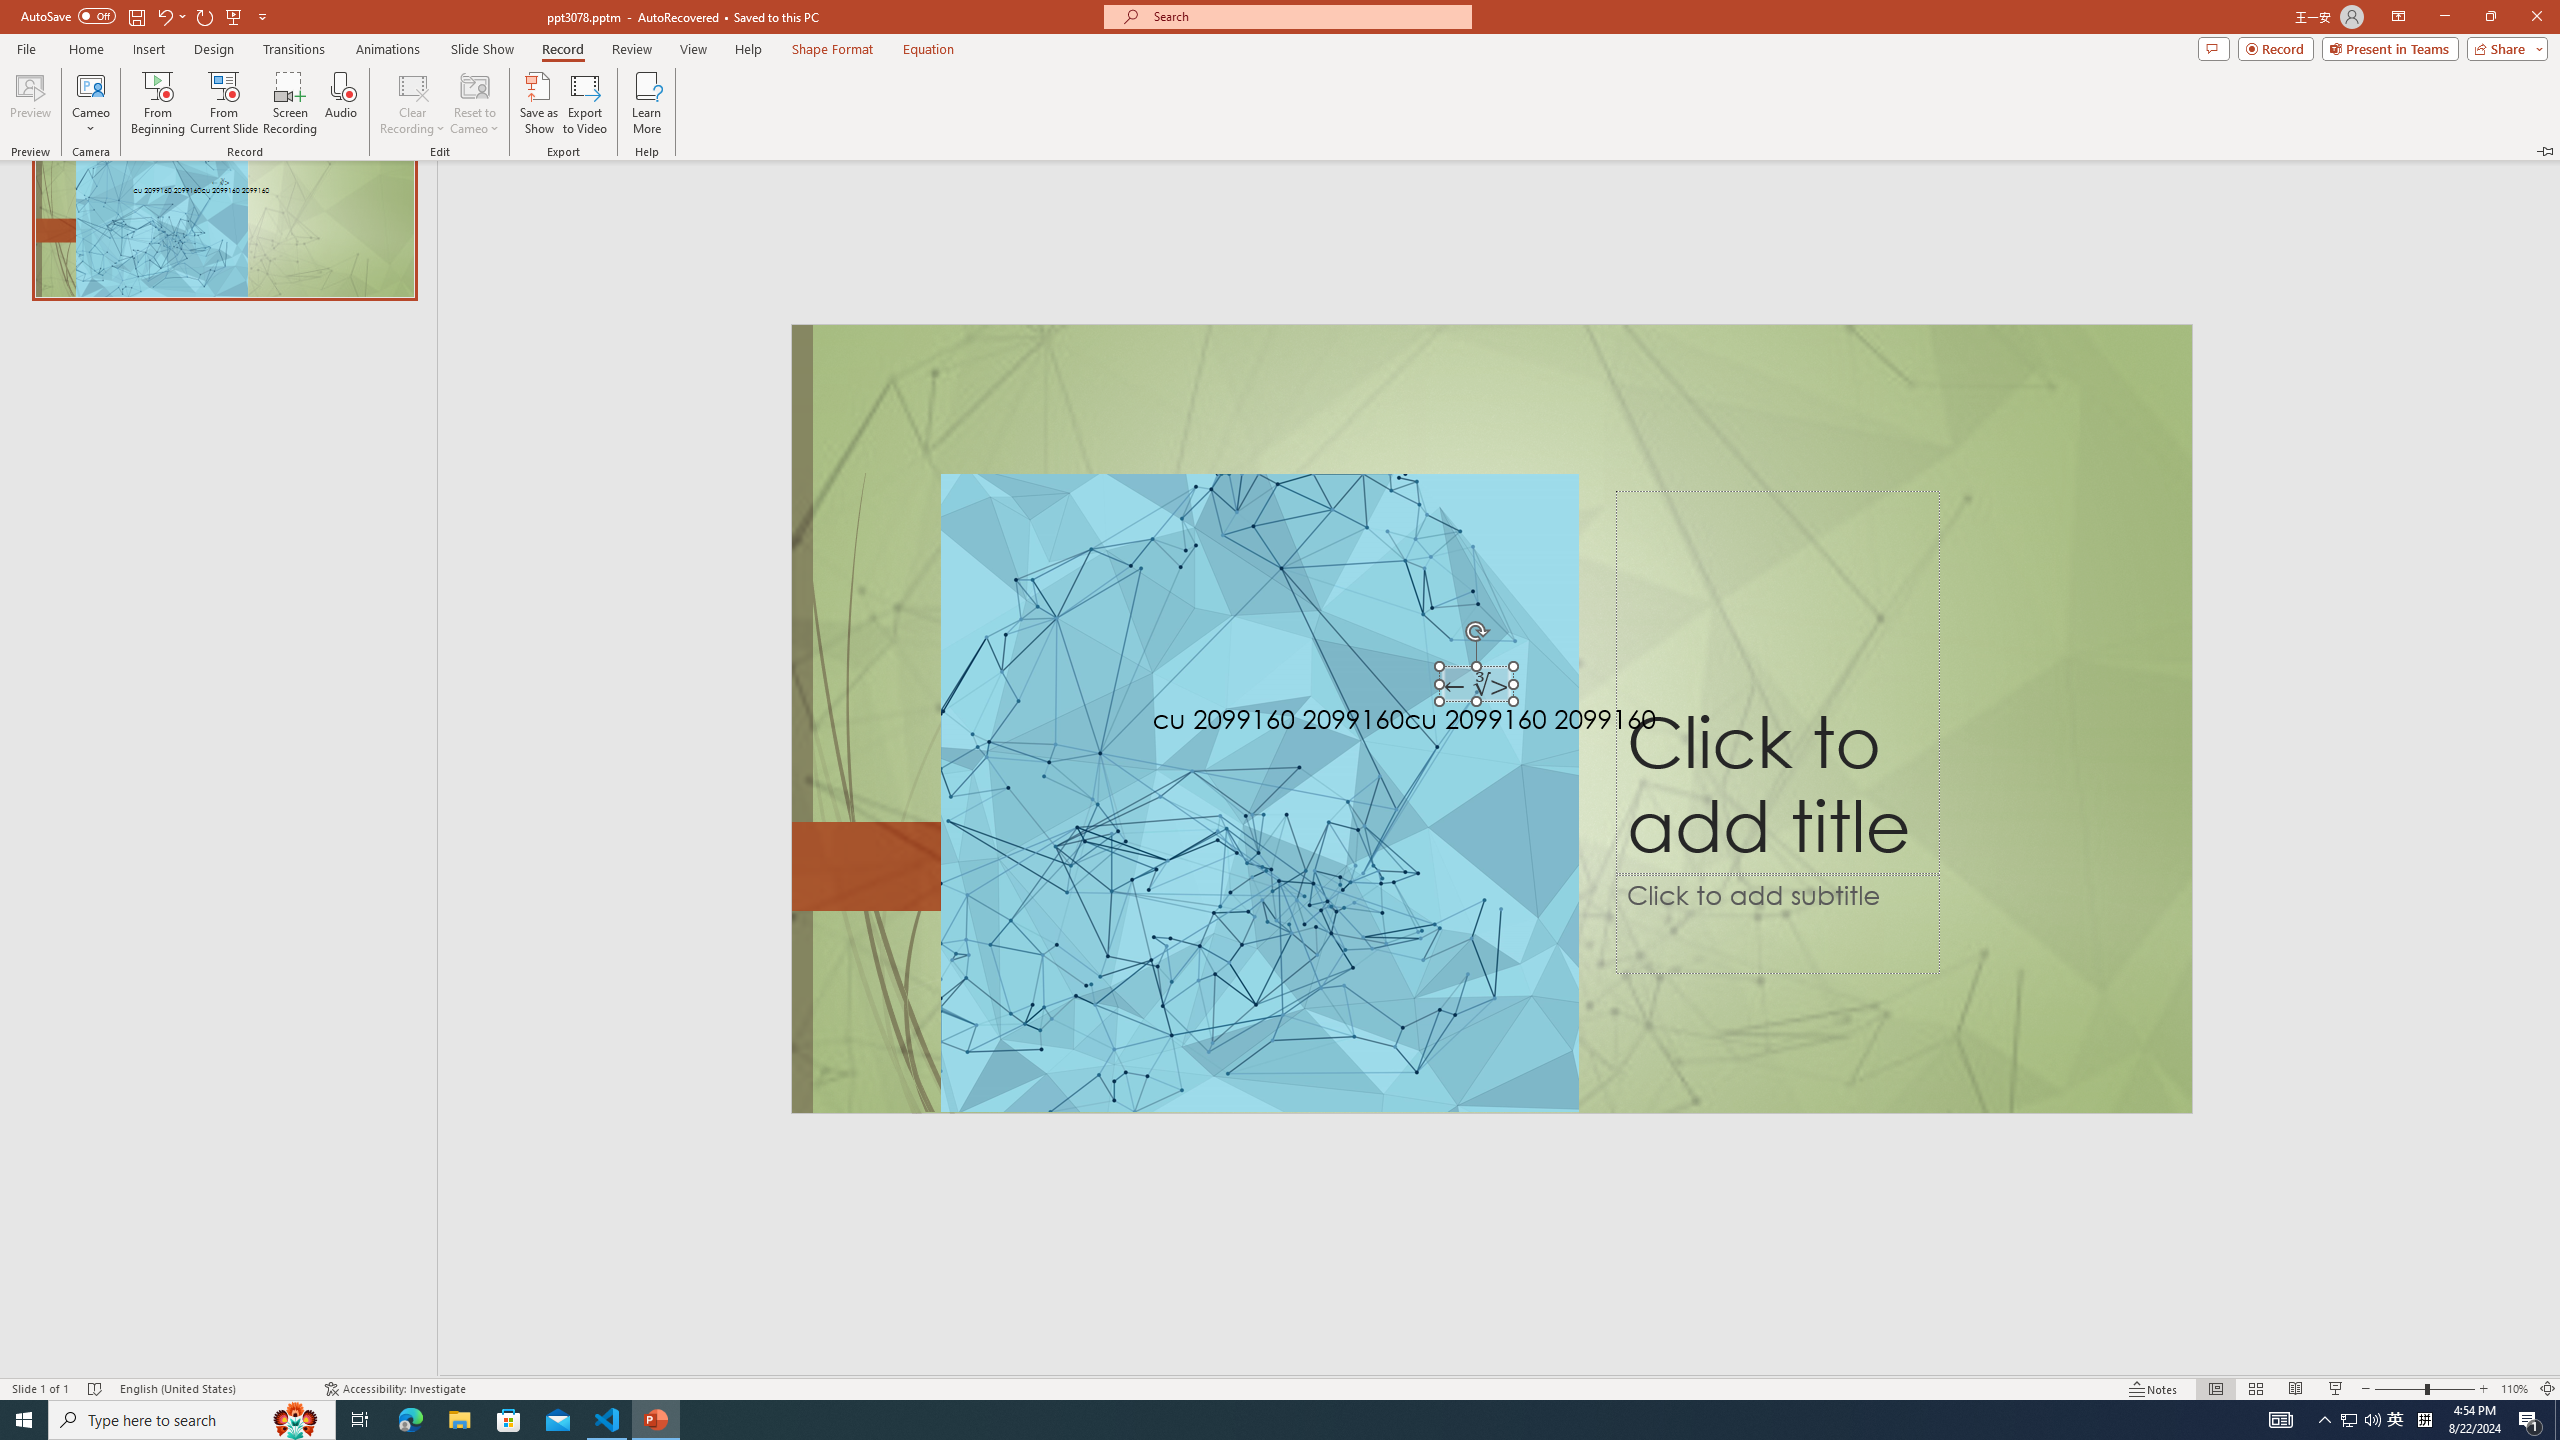  What do you see at coordinates (656, 1418) in the screenshot?
I see `'PowerPoint - 1 running window'` at bounding box center [656, 1418].